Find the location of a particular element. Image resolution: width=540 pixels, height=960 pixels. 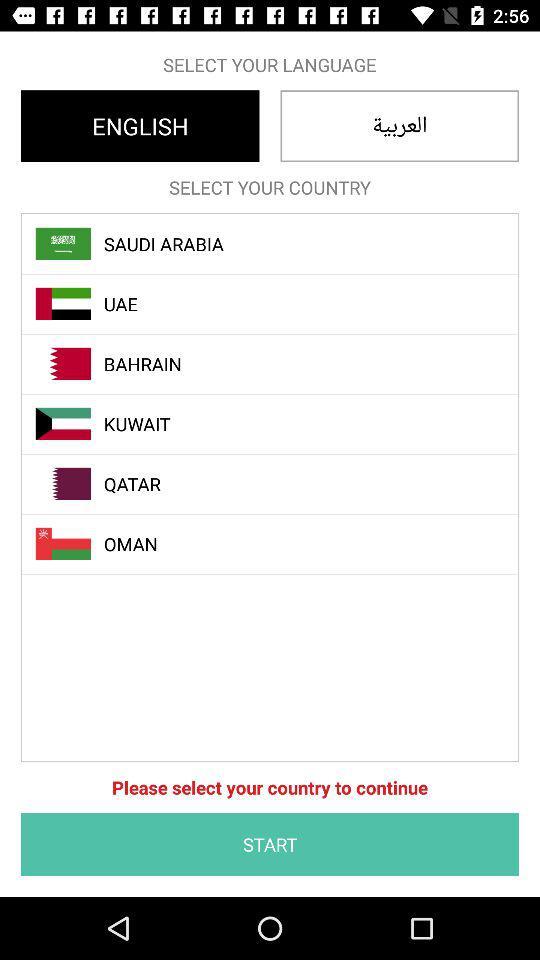

icon below the bahrain item is located at coordinates (280, 424).